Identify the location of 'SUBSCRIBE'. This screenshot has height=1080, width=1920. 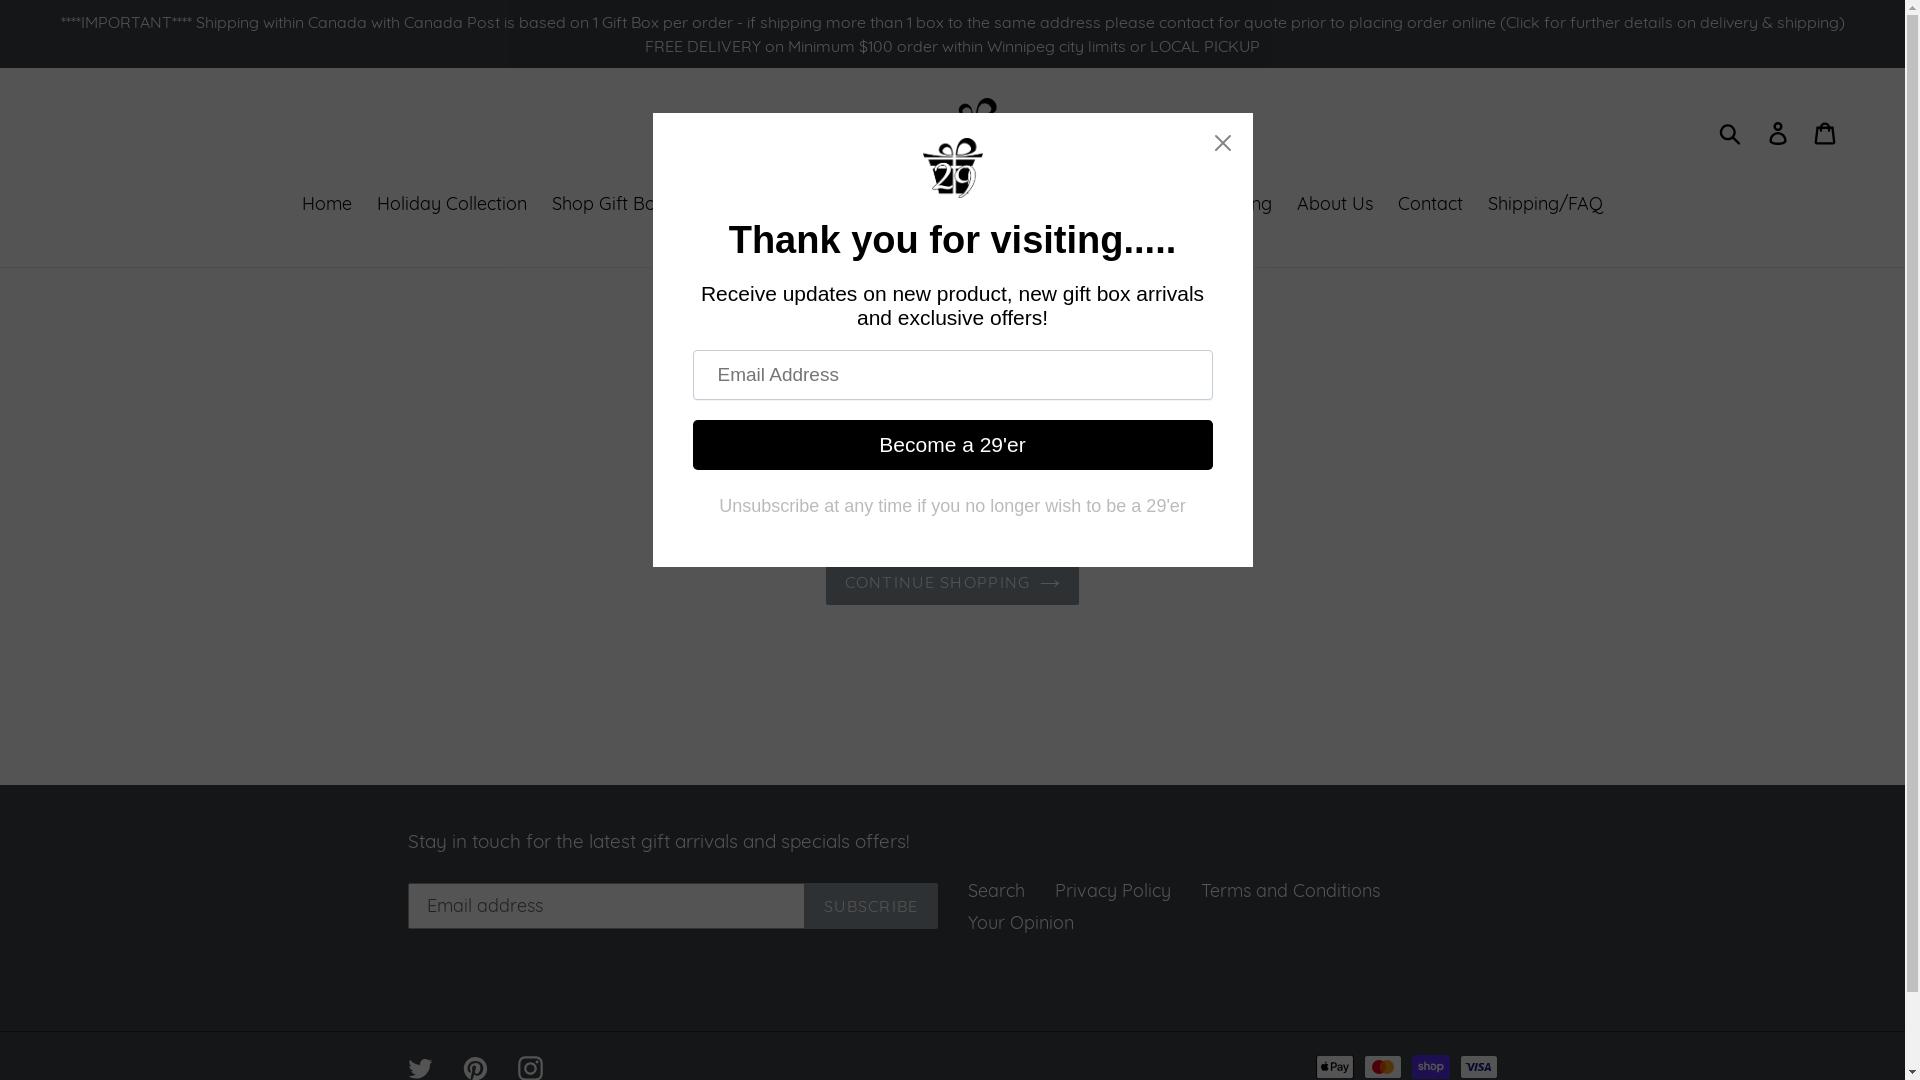
(871, 906).